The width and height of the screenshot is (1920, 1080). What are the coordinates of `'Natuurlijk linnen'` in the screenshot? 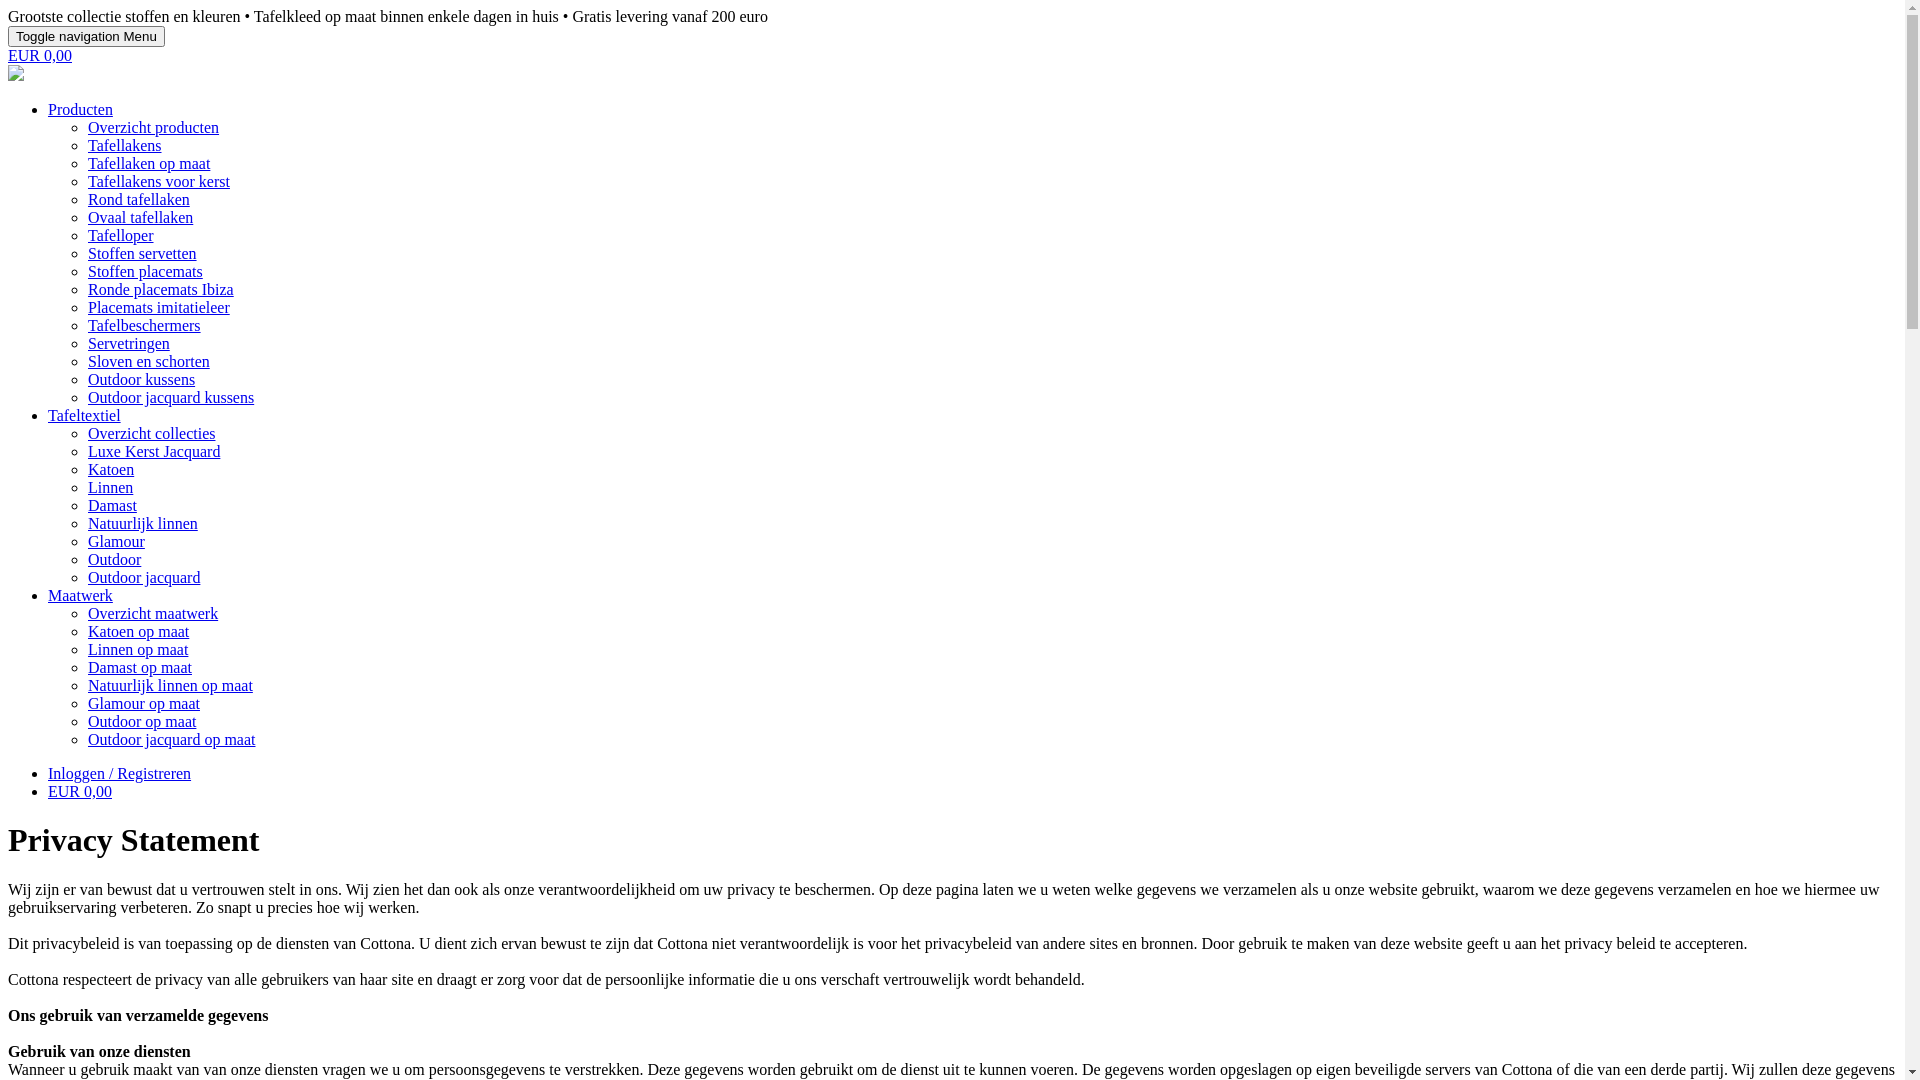 It's located at (142, 522).